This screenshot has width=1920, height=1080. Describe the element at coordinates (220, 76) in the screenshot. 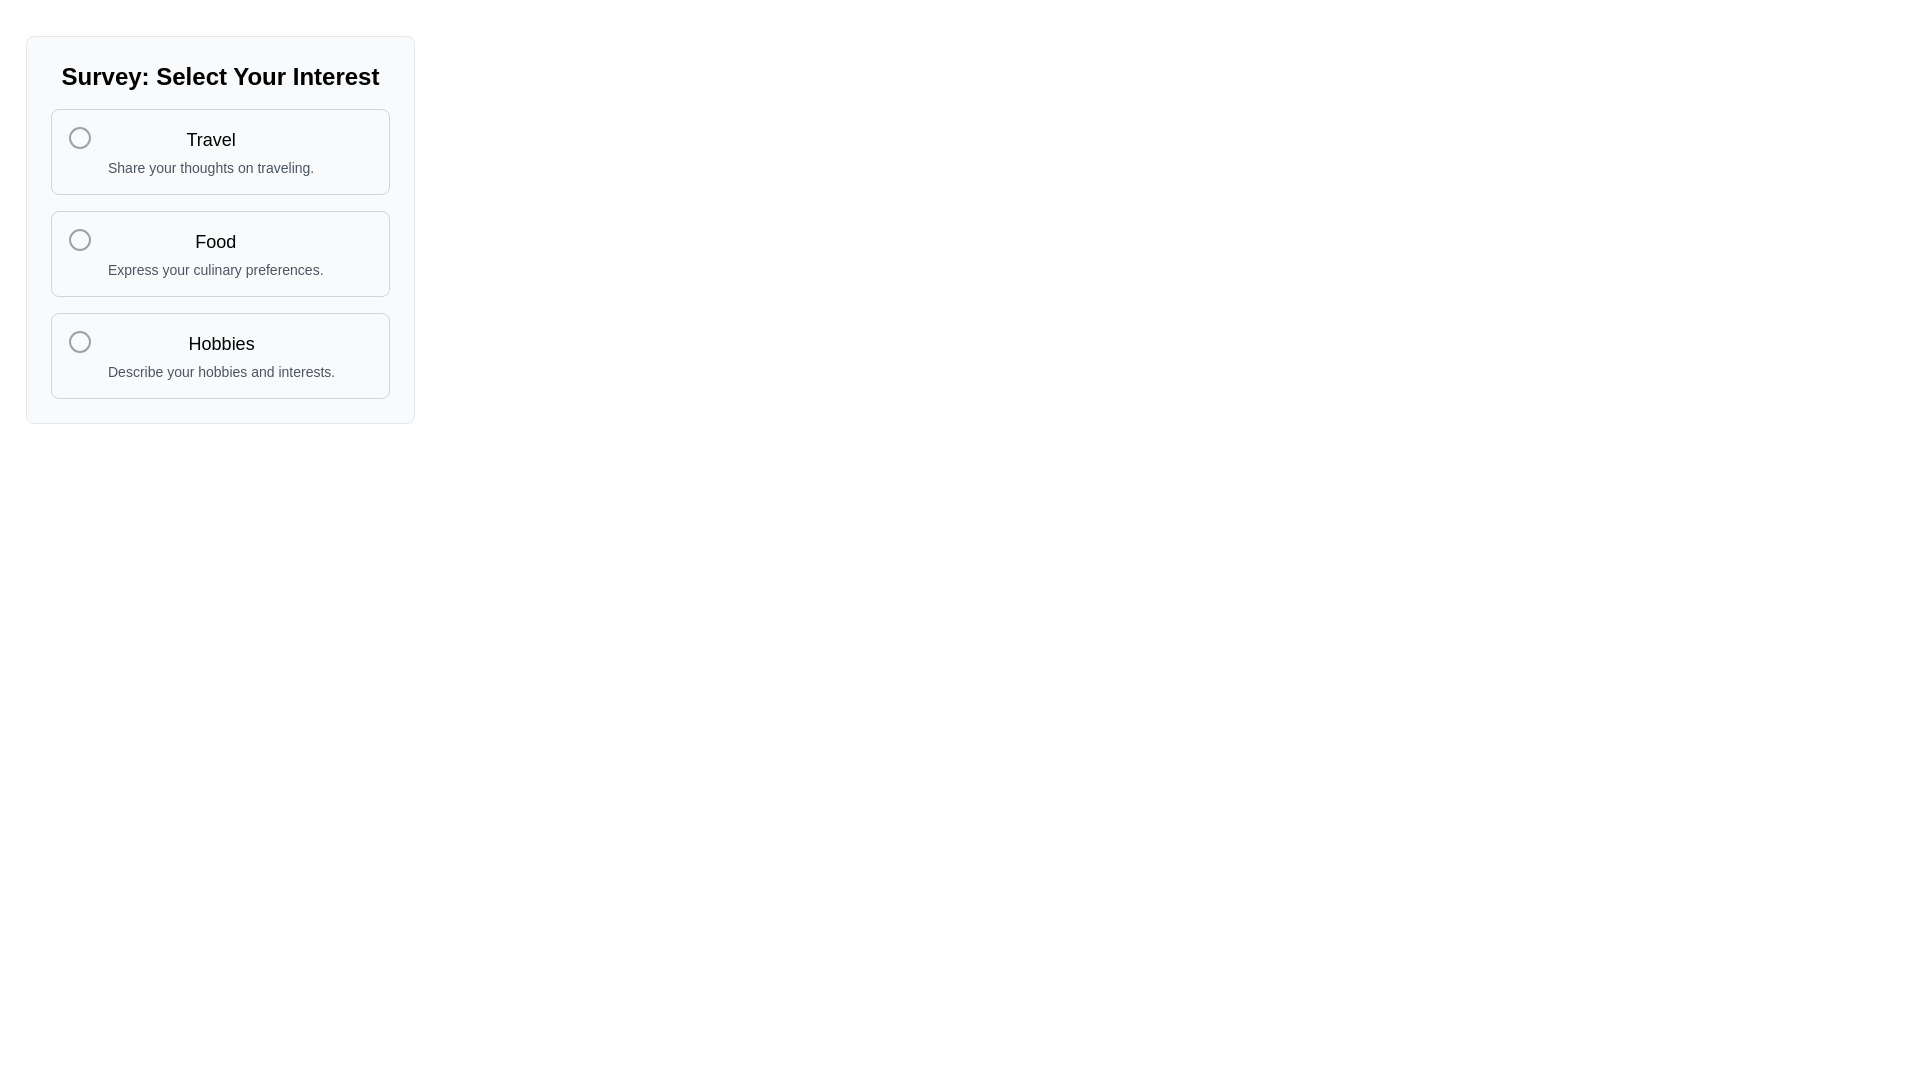

I see `the header text element that displays 'Survey: Select Your Interest', styled prominently with a large bold font, located at the top of the survey box` at that location.